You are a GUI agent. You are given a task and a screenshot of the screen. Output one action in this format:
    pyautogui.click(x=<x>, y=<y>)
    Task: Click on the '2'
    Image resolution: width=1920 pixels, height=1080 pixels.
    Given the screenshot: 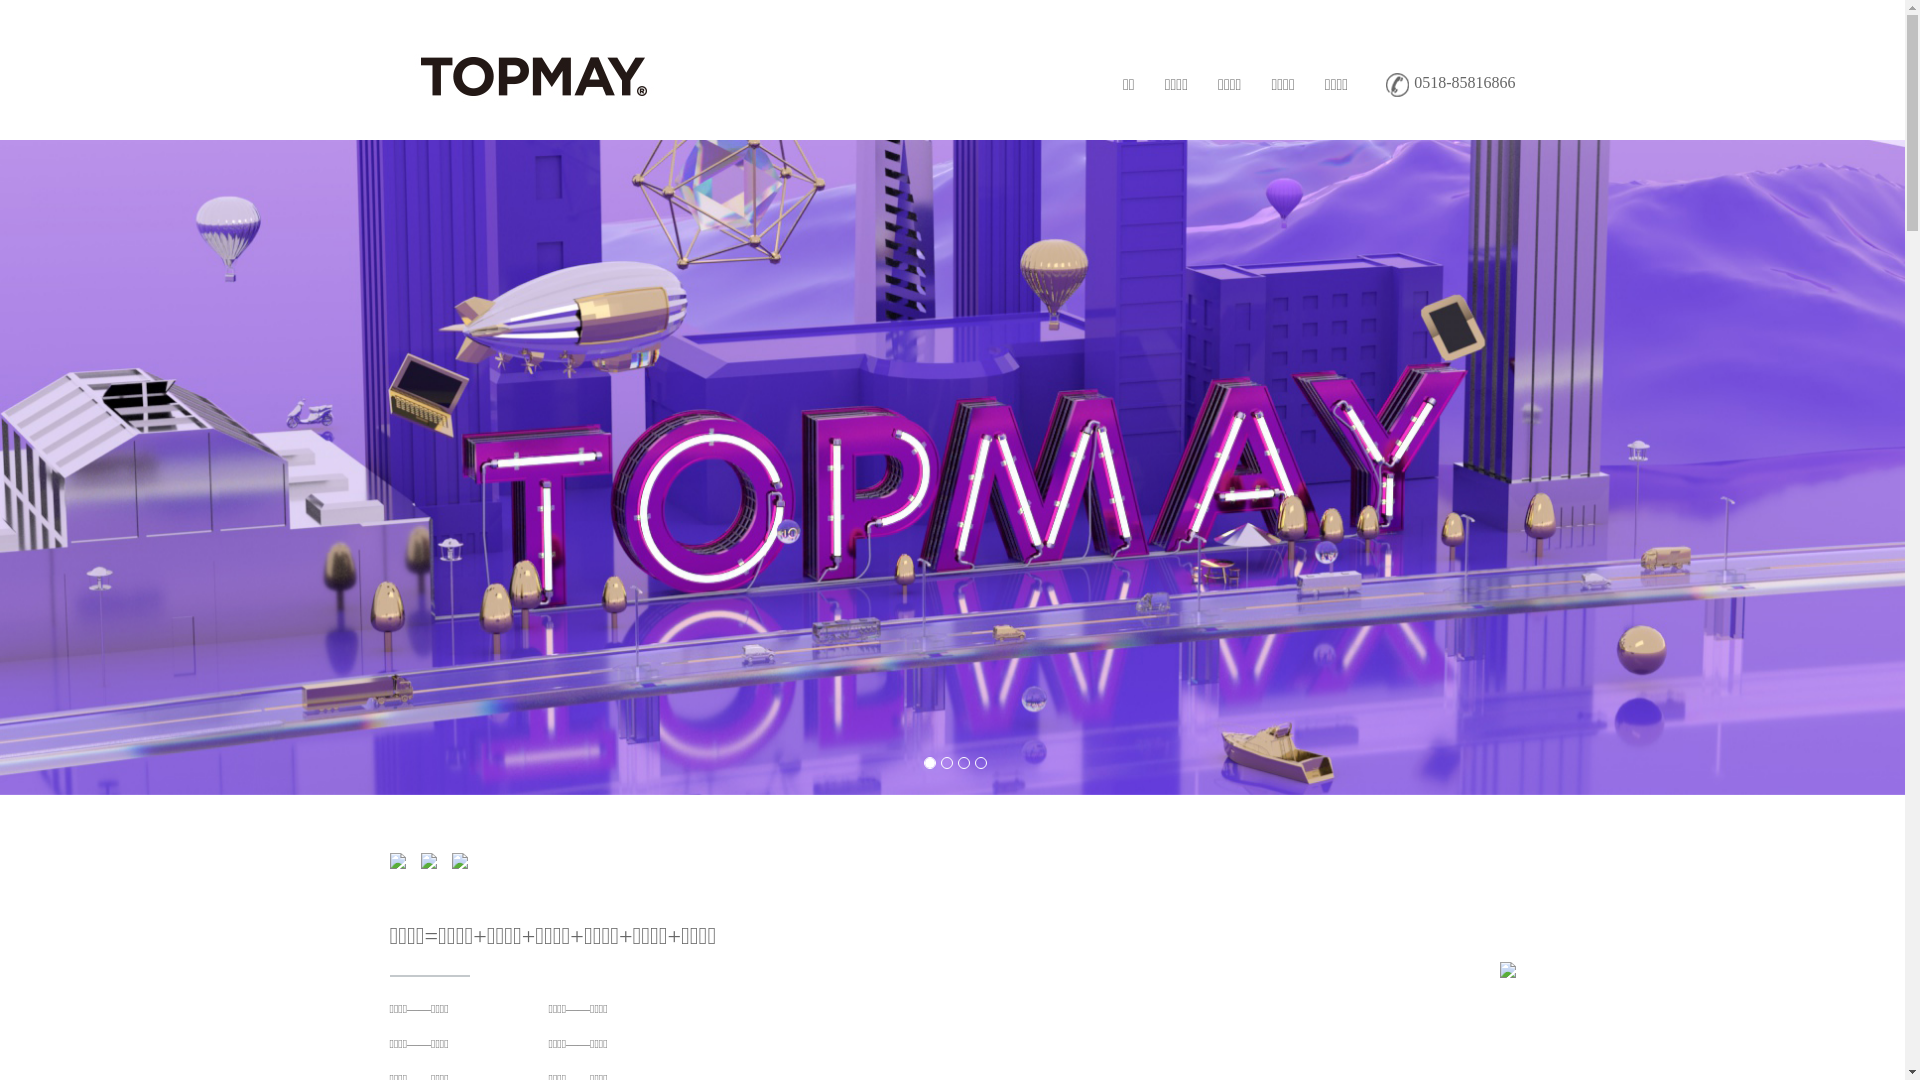 What is the action you would take?
    pyautogui.click(x=945, y=763)
    